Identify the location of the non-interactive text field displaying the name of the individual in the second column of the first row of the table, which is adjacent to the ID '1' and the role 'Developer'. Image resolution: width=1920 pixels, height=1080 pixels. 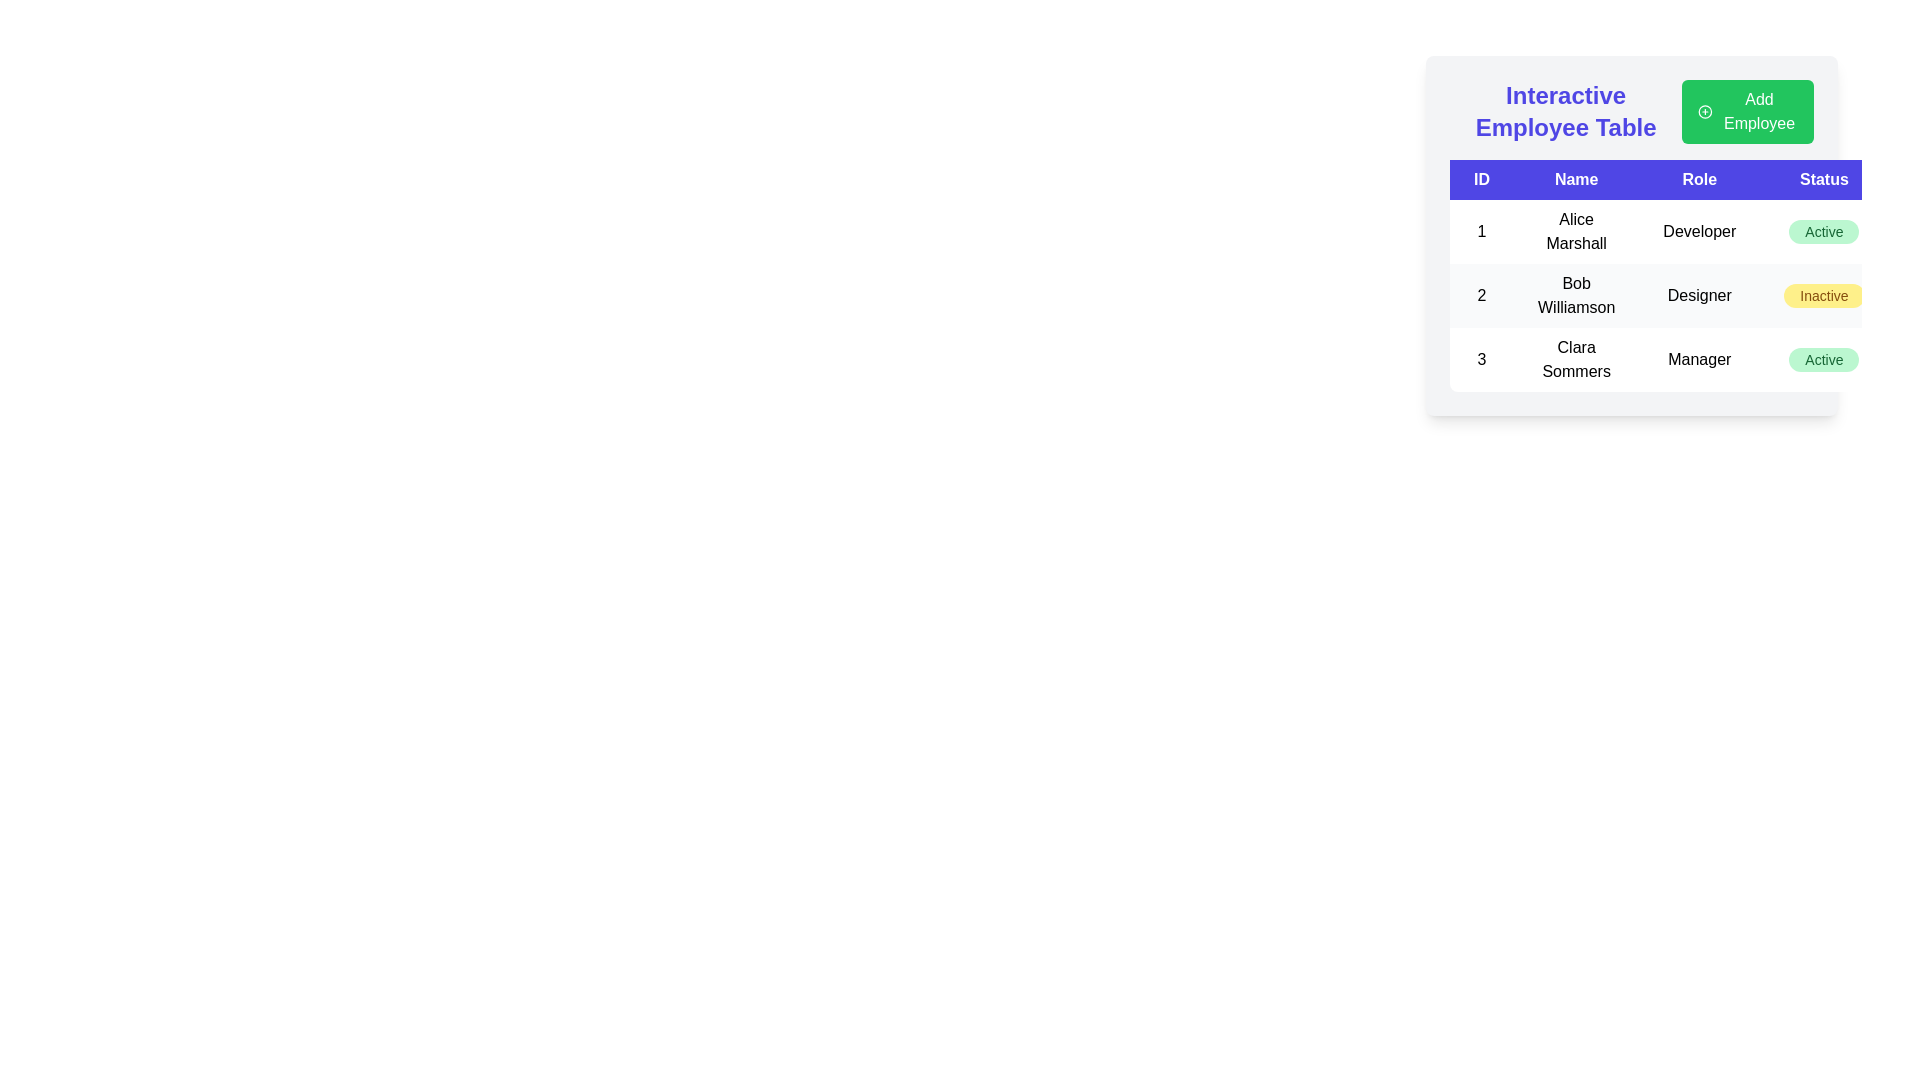
(1575, 230).